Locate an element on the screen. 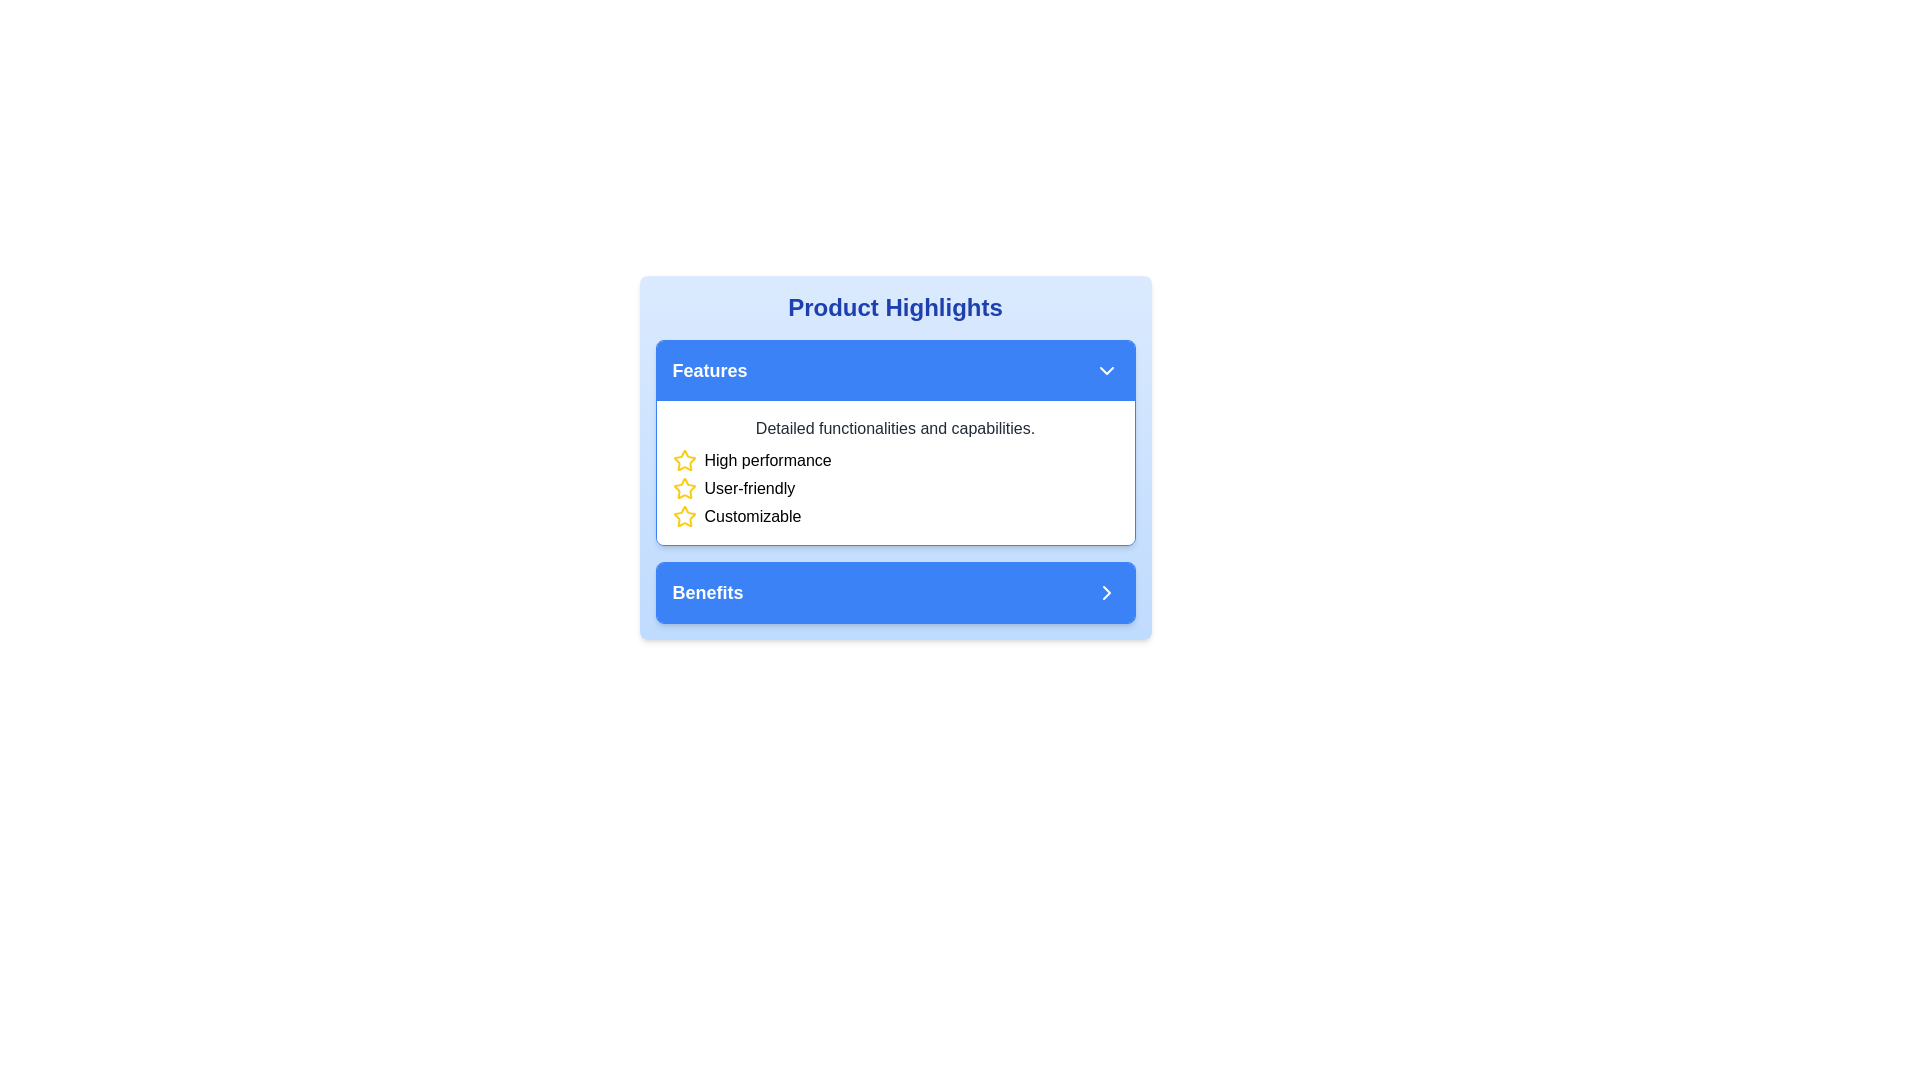 The height and width of the screenshot is (1080, 1920). the rightward-pointing chevron icon styled in white against a blue background, located to the far right of the 'Benefits' button is located at coordinates (1105, 592).